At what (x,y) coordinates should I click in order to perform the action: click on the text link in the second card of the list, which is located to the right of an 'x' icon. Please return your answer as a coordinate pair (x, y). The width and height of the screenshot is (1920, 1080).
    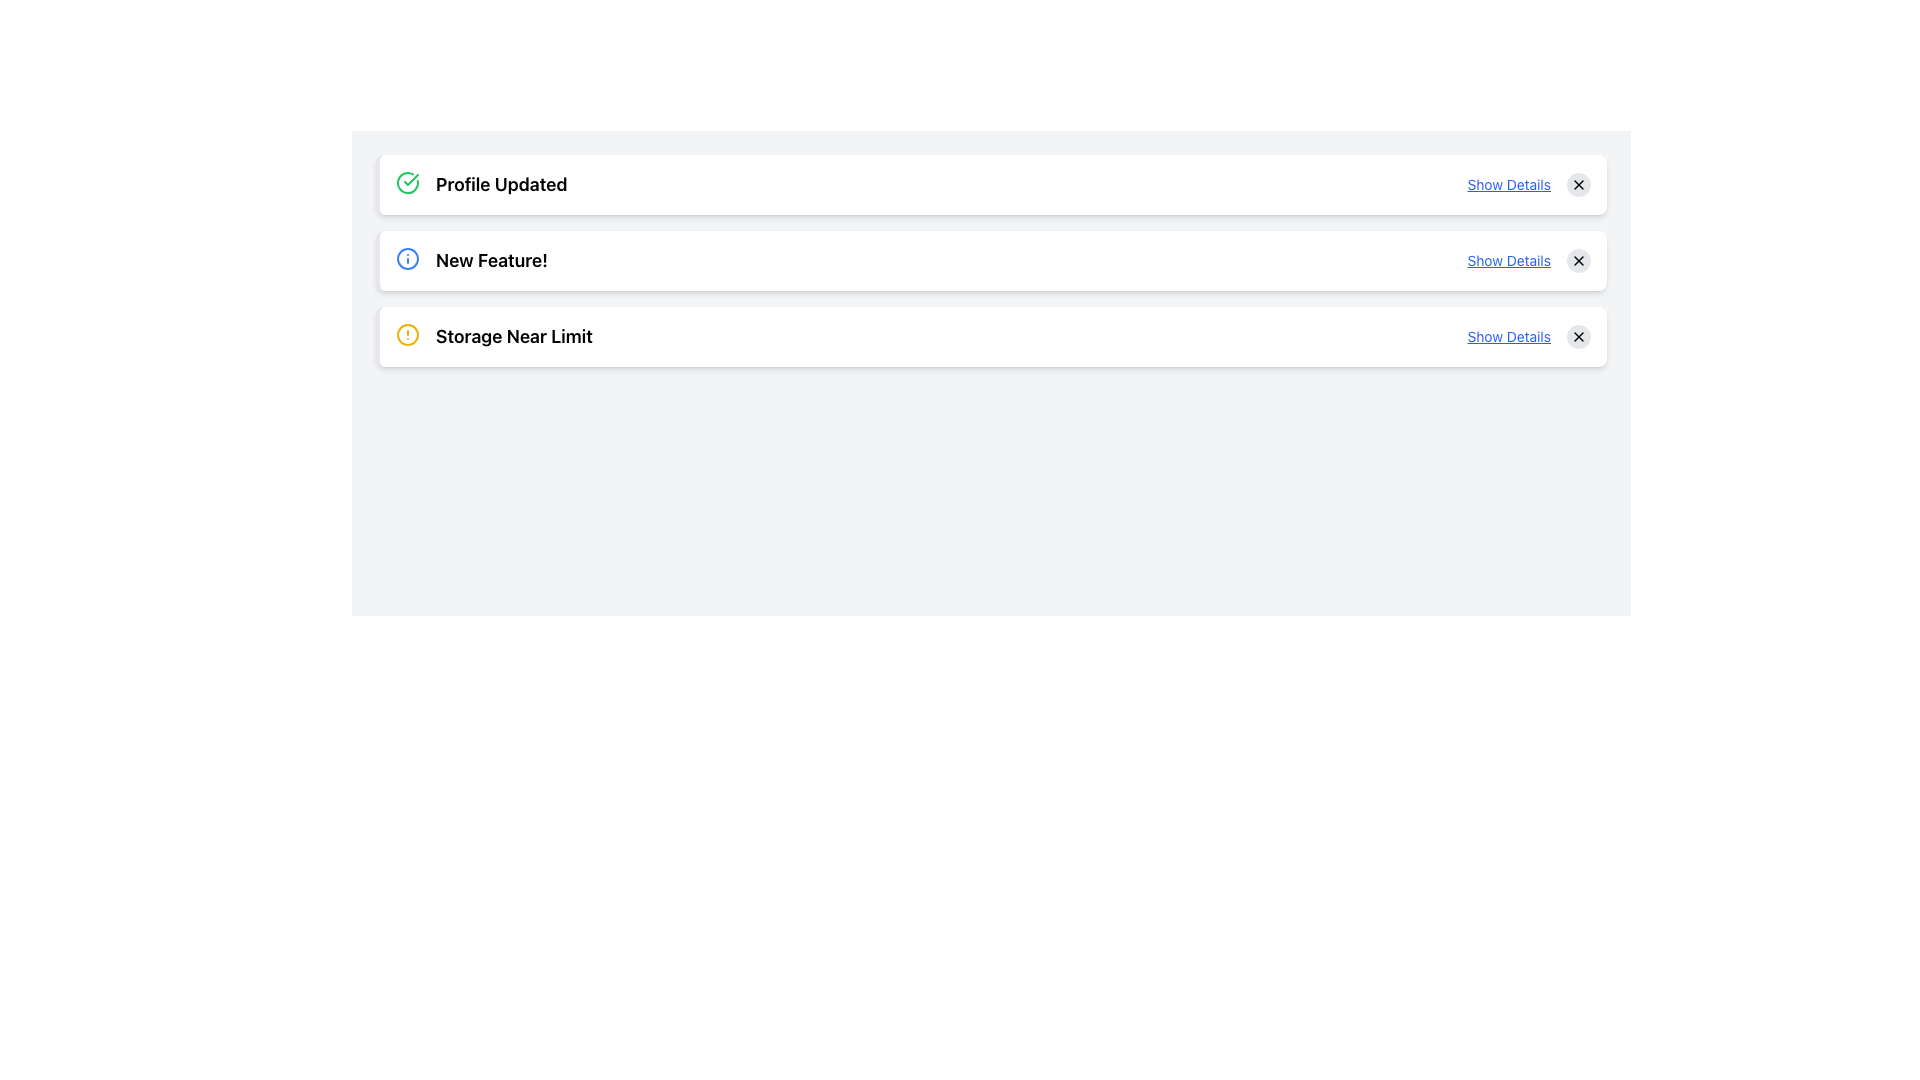
    Looking at the image, I should click on (1509, 260).